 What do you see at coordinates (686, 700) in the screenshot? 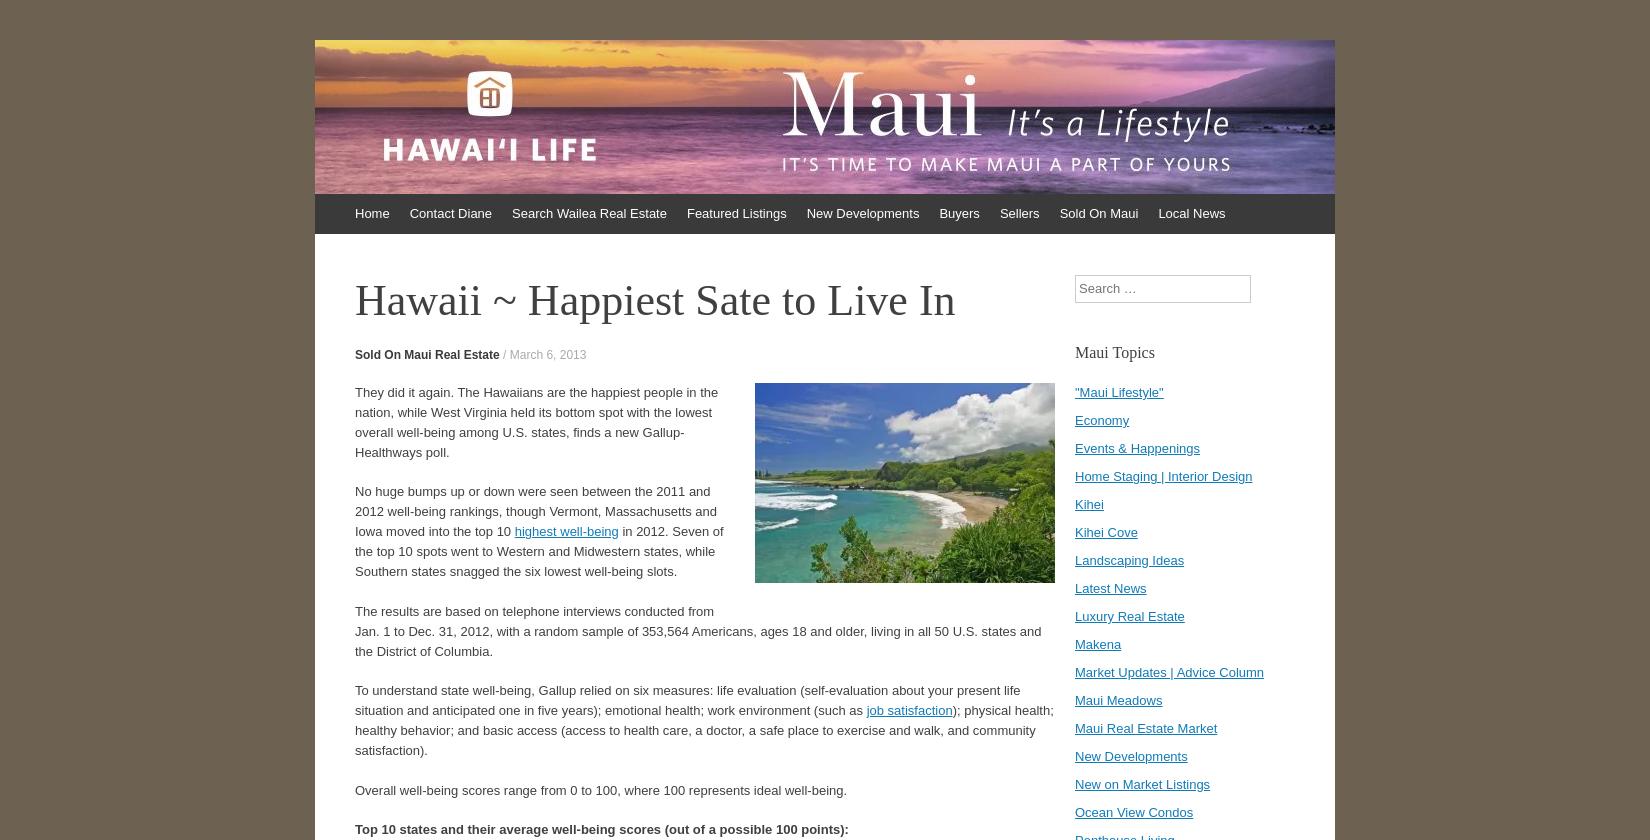
I see `'To understand state well-being, Gallup relied on six measures: life evaluation (self-evaluation about your present life situation and anticipated one in five years); emotional health; work environment (such as'` at bounding box center [686, 700].